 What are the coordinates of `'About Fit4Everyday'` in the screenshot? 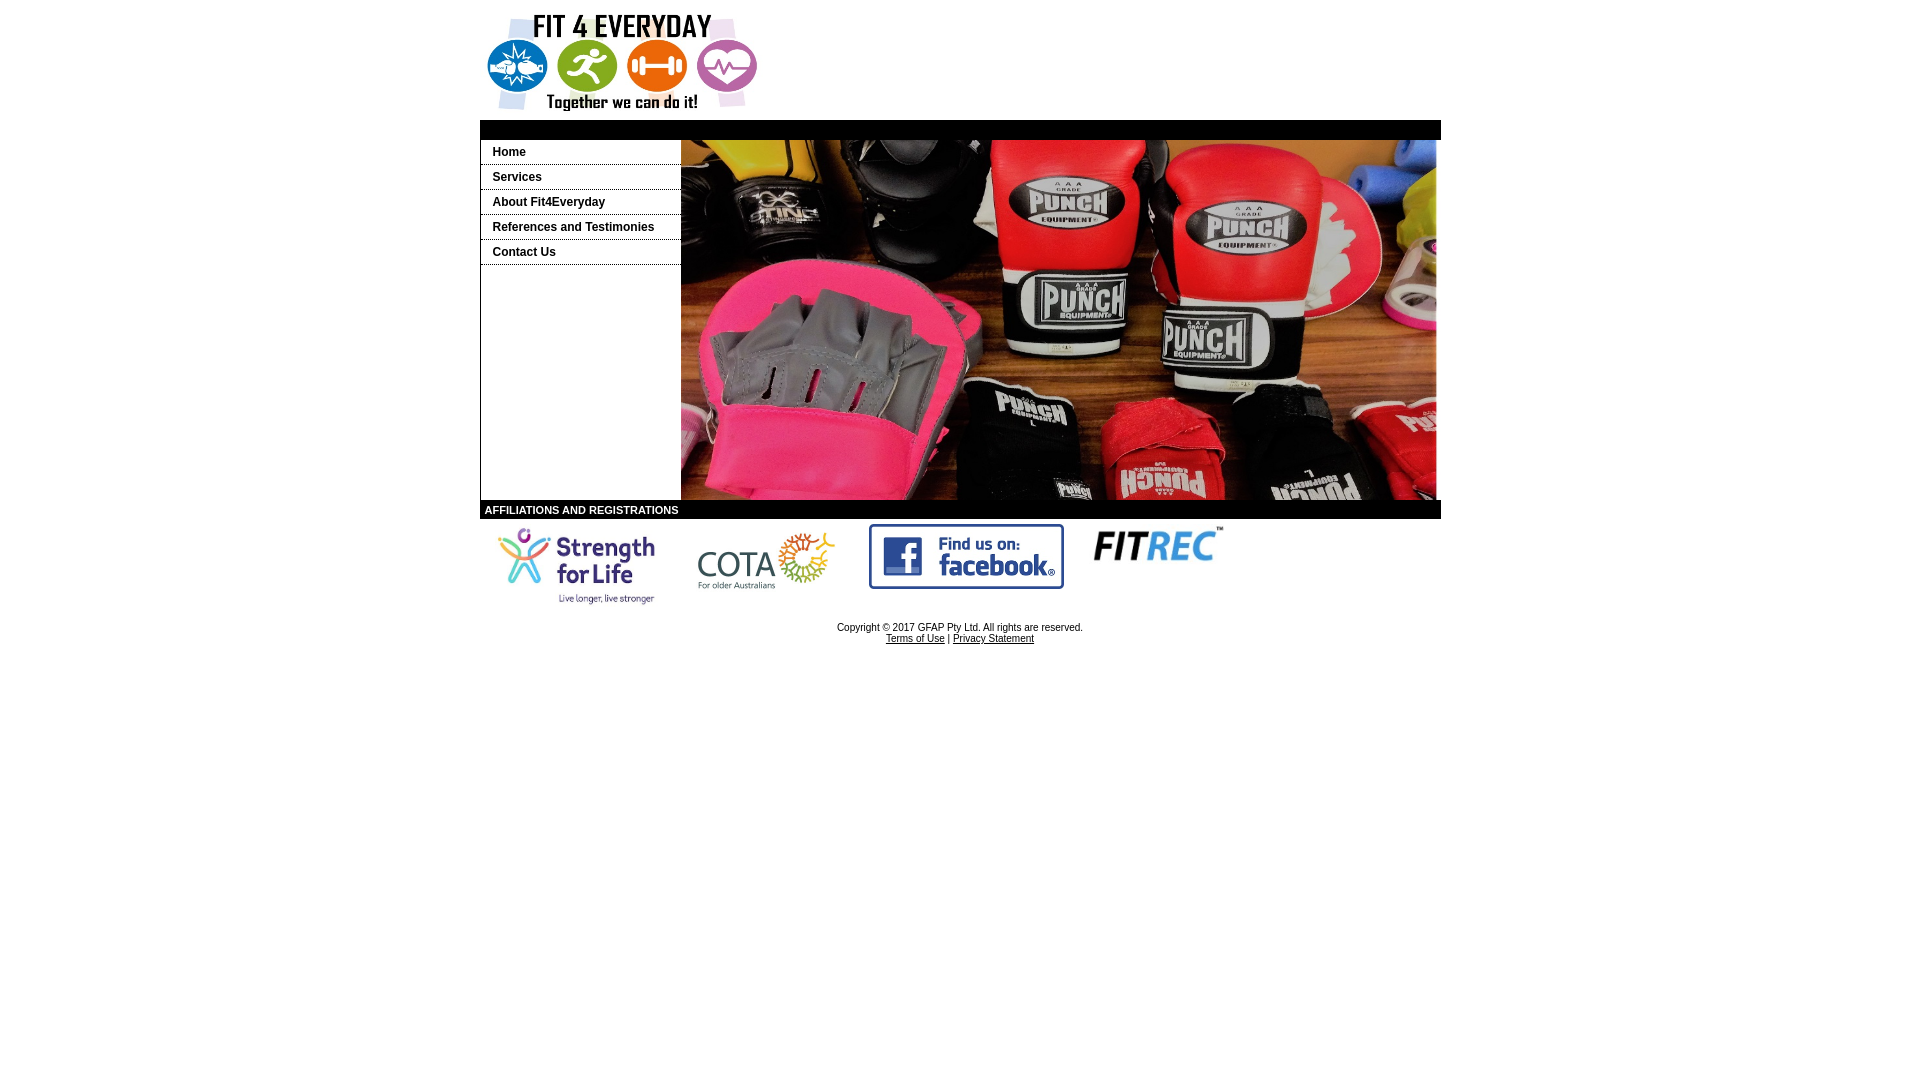 It's located at (480, 202).